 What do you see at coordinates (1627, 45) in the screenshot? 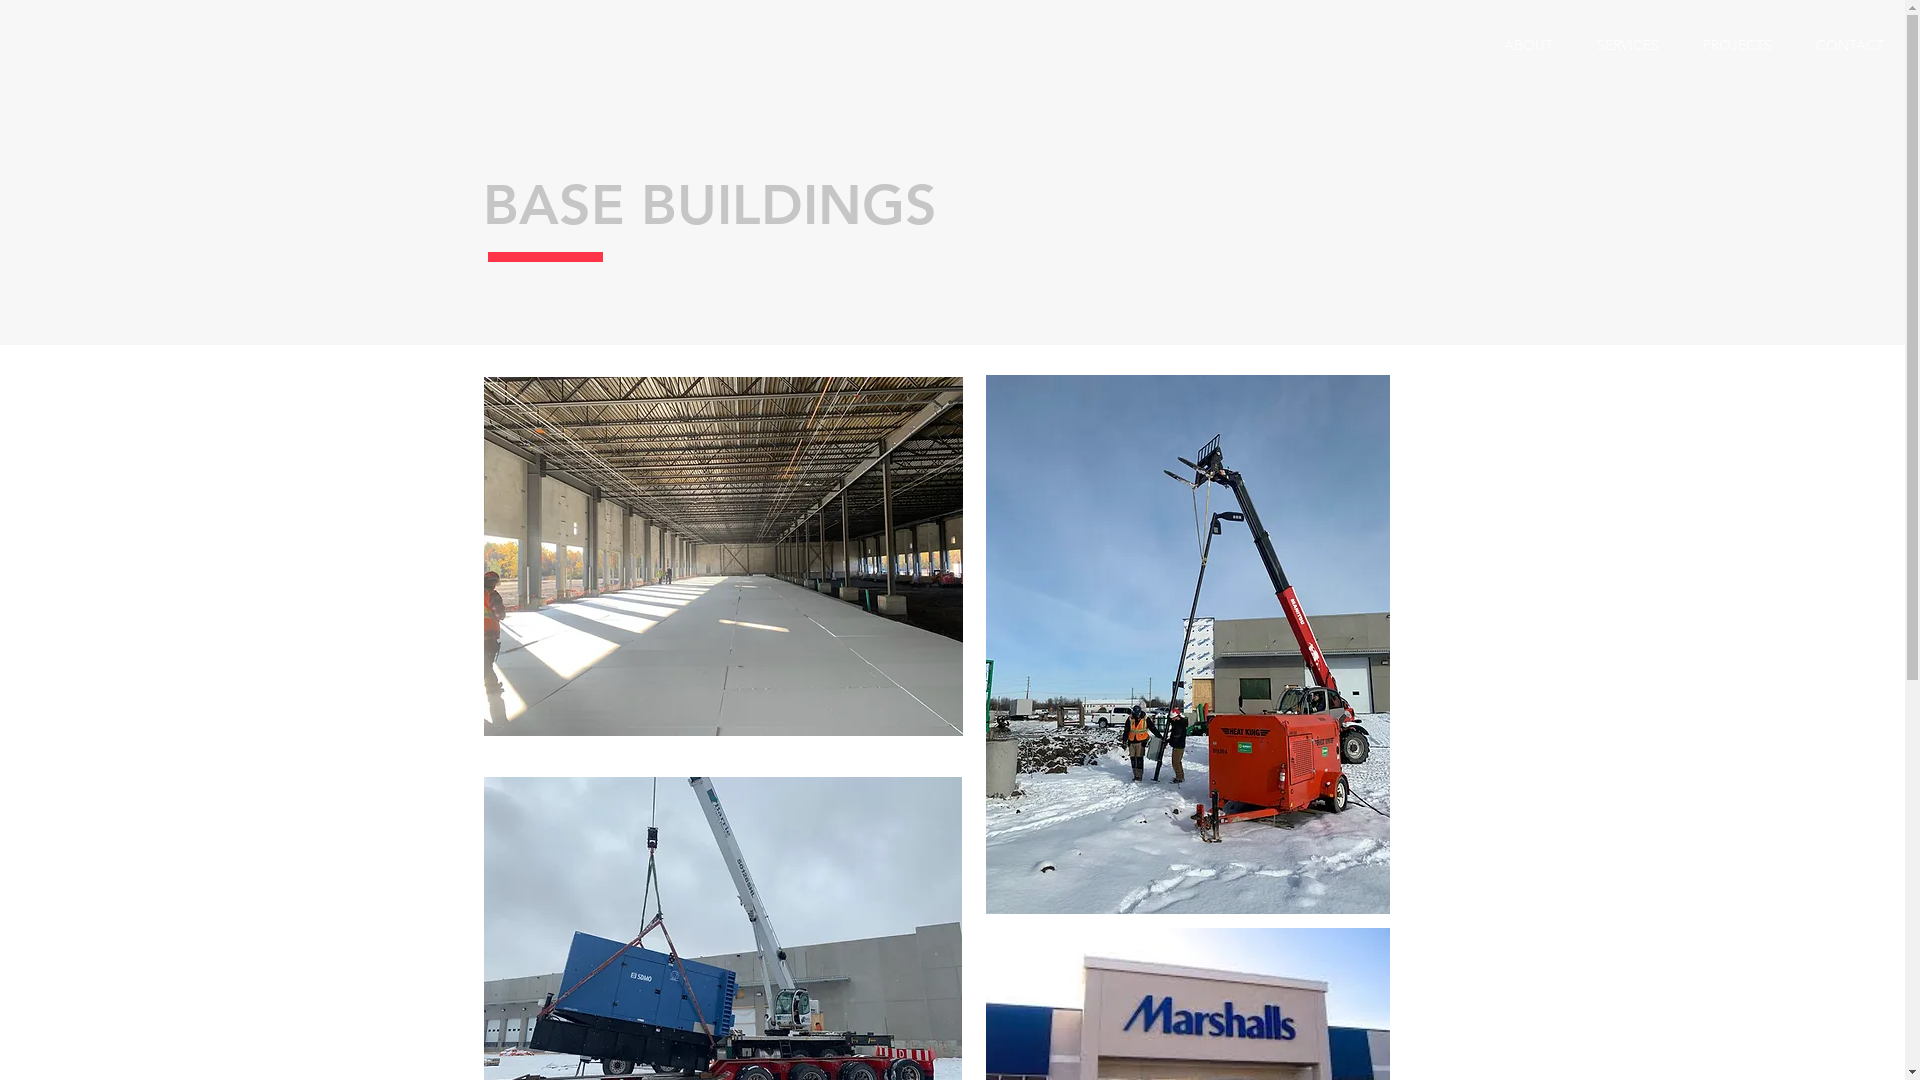
I see `'SERVICES'` at bounding box center [1627, 45].